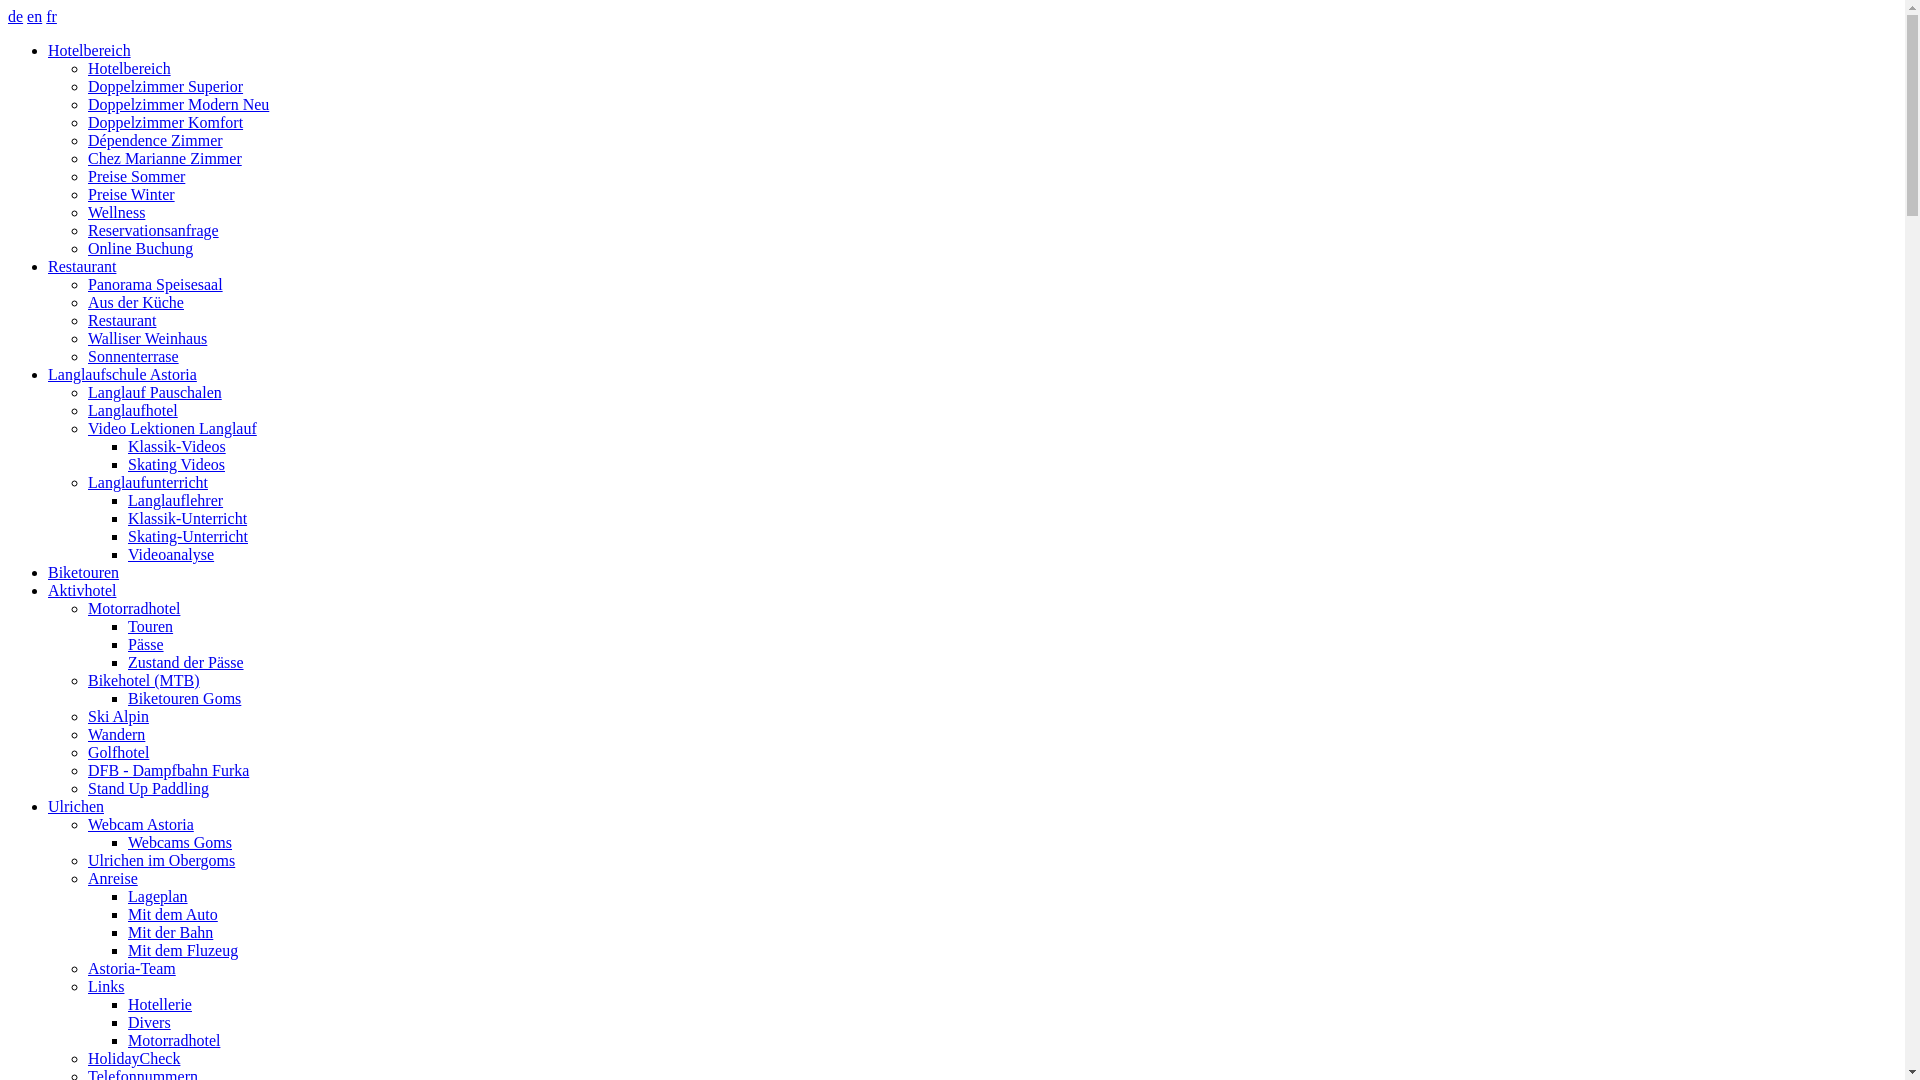  What do you see at coordinates (112, 877) in the screenshot?
I see `'Anreise'` at bounding box center [112, 877].